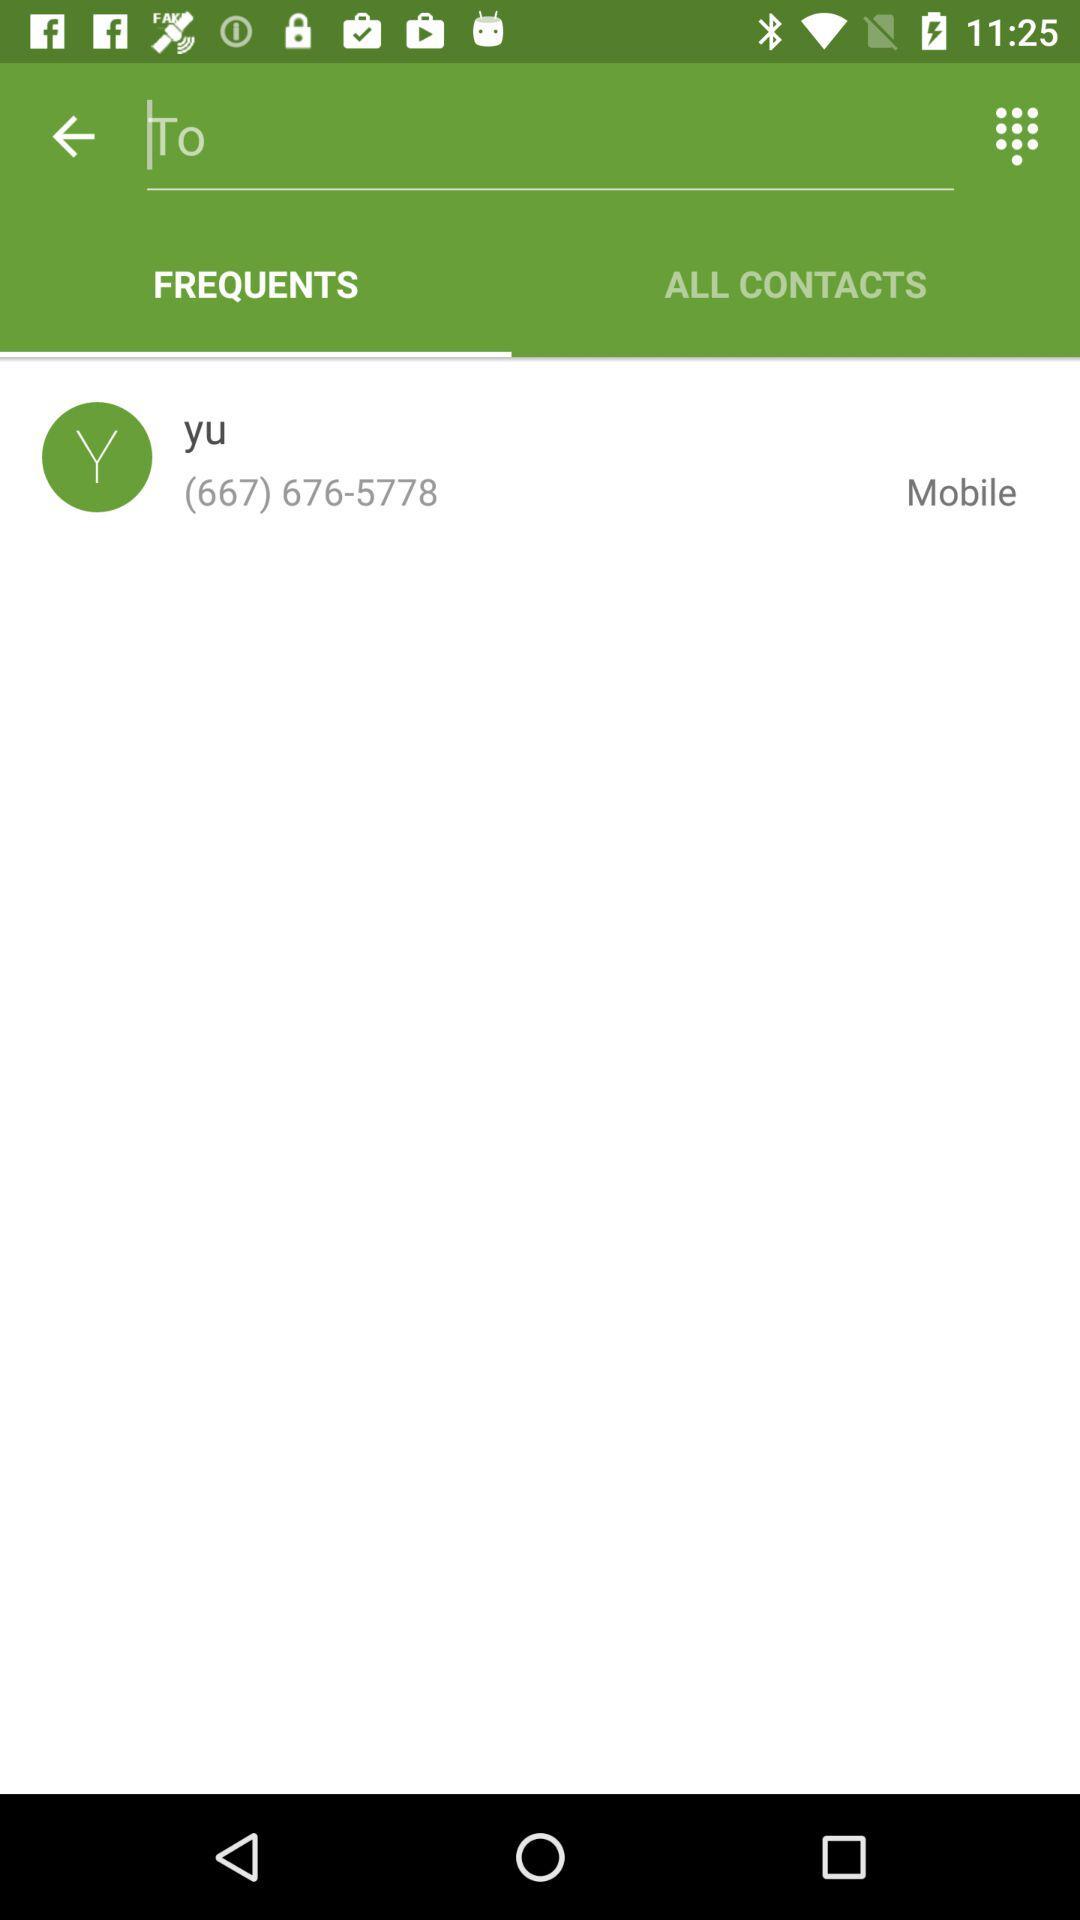  Describe the element at coordinates (205, 431) in the screenshot. I see `the item above (667) 676-5778 icon` at that location.